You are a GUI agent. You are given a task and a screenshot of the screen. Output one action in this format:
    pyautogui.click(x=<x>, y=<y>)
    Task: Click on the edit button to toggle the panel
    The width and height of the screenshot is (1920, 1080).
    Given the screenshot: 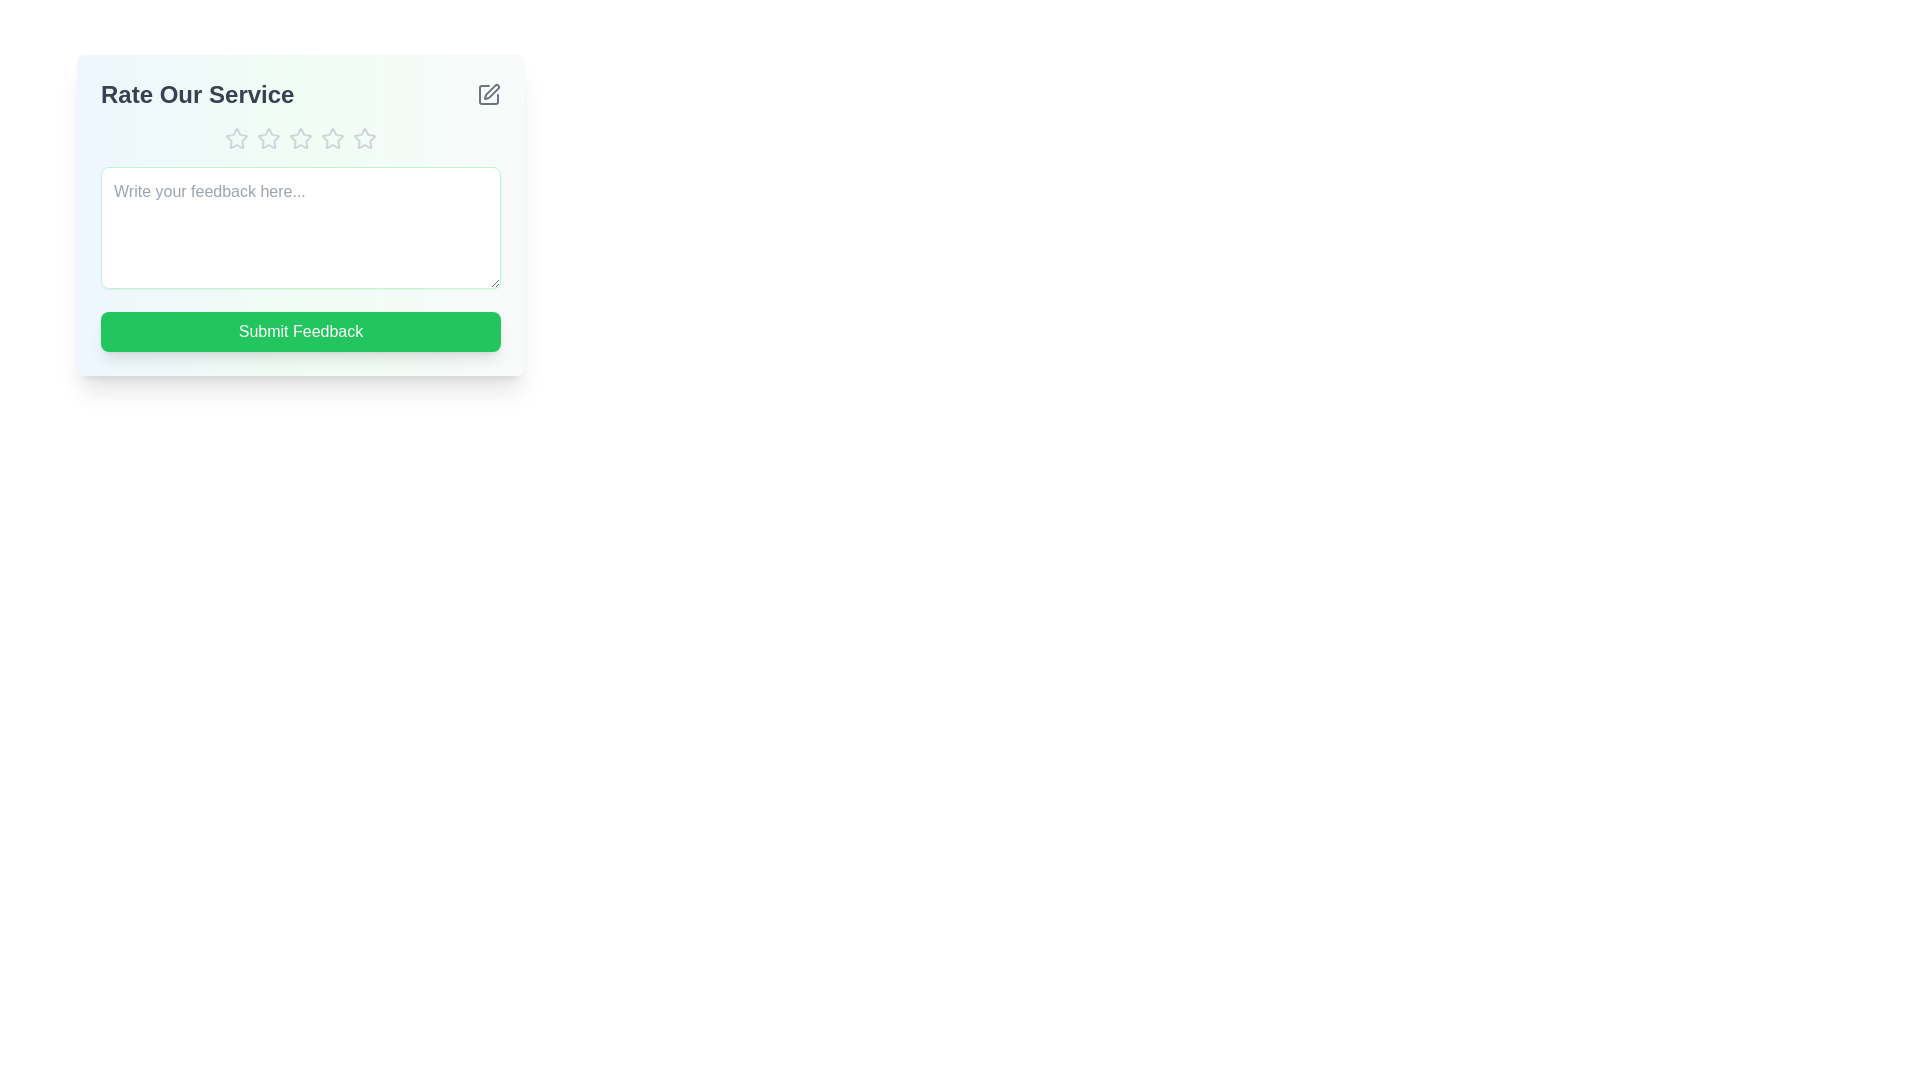 What is the action you would take?
    pyautogui.click(x=489, y=95)
    